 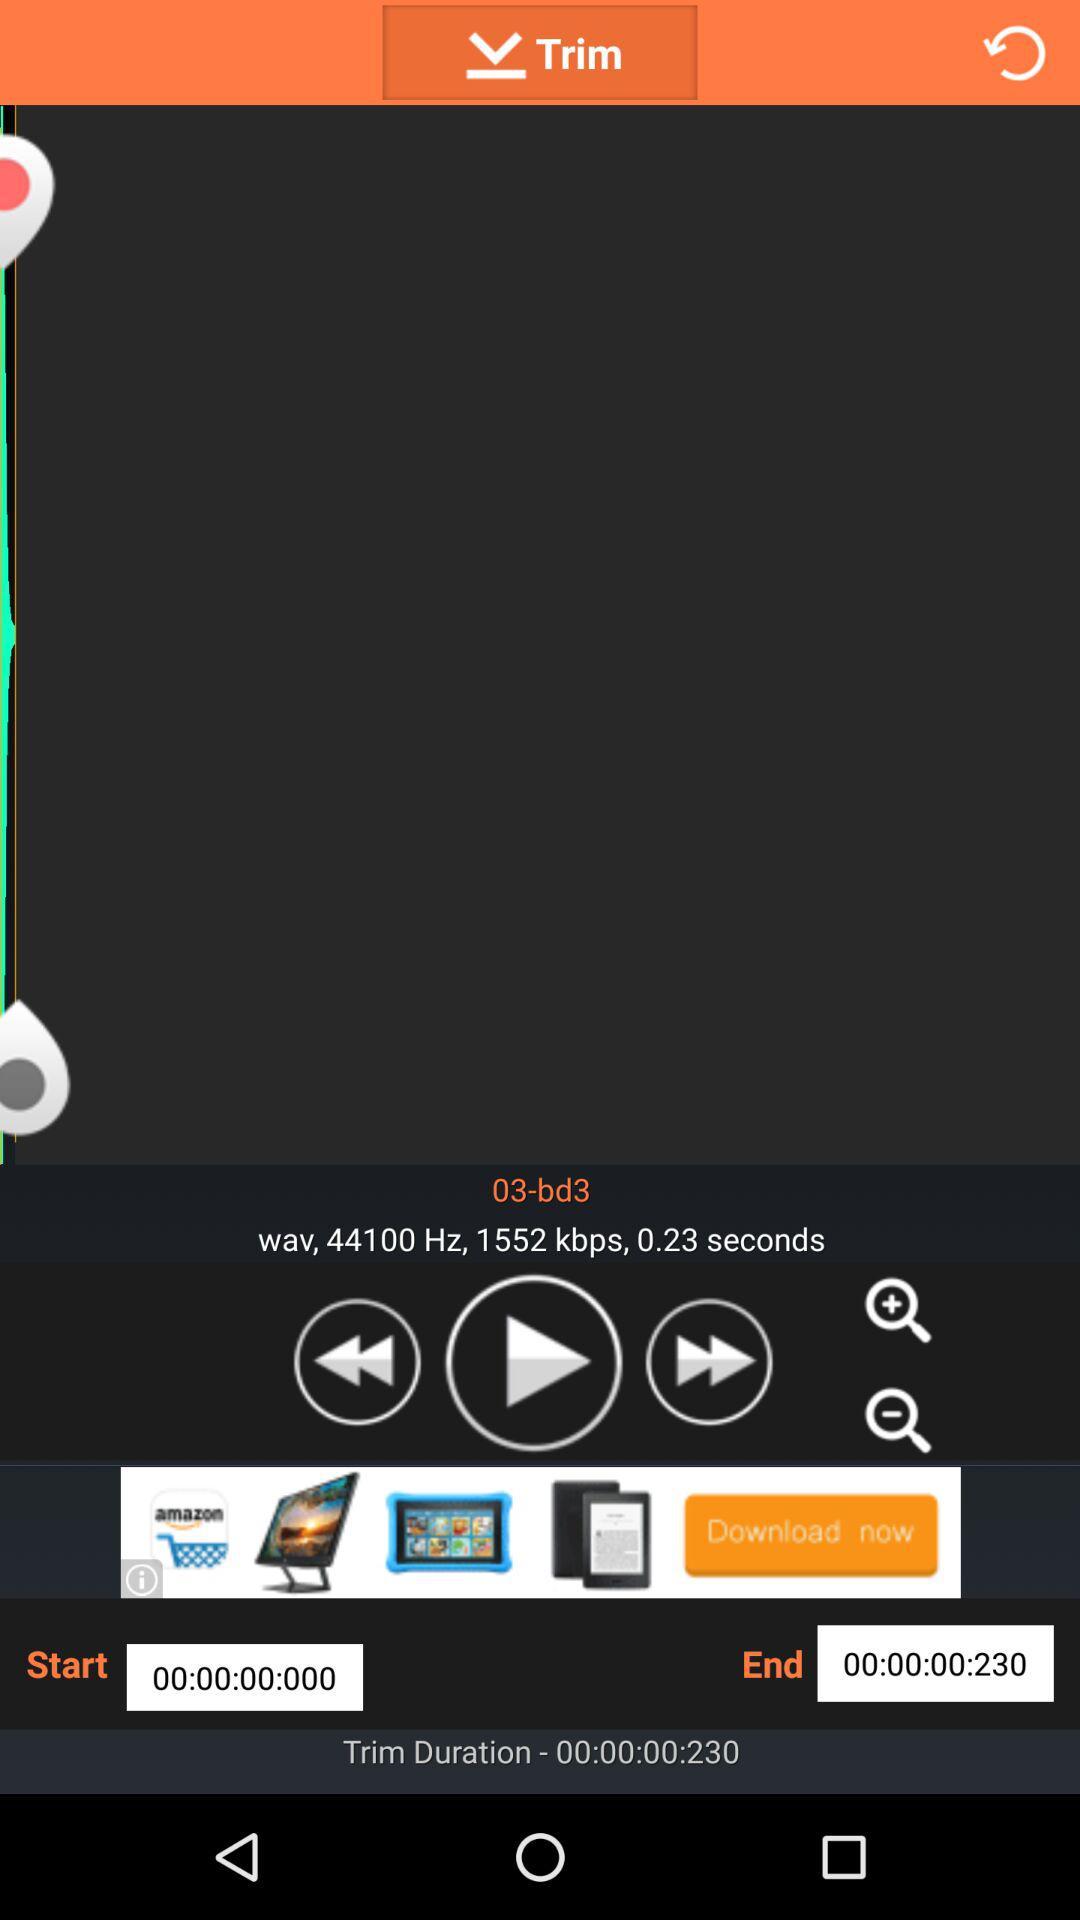 What do you see at coordinates (897, 1310) in the screenshot?
I see `zoom in` at bounding box center [897, 1310].